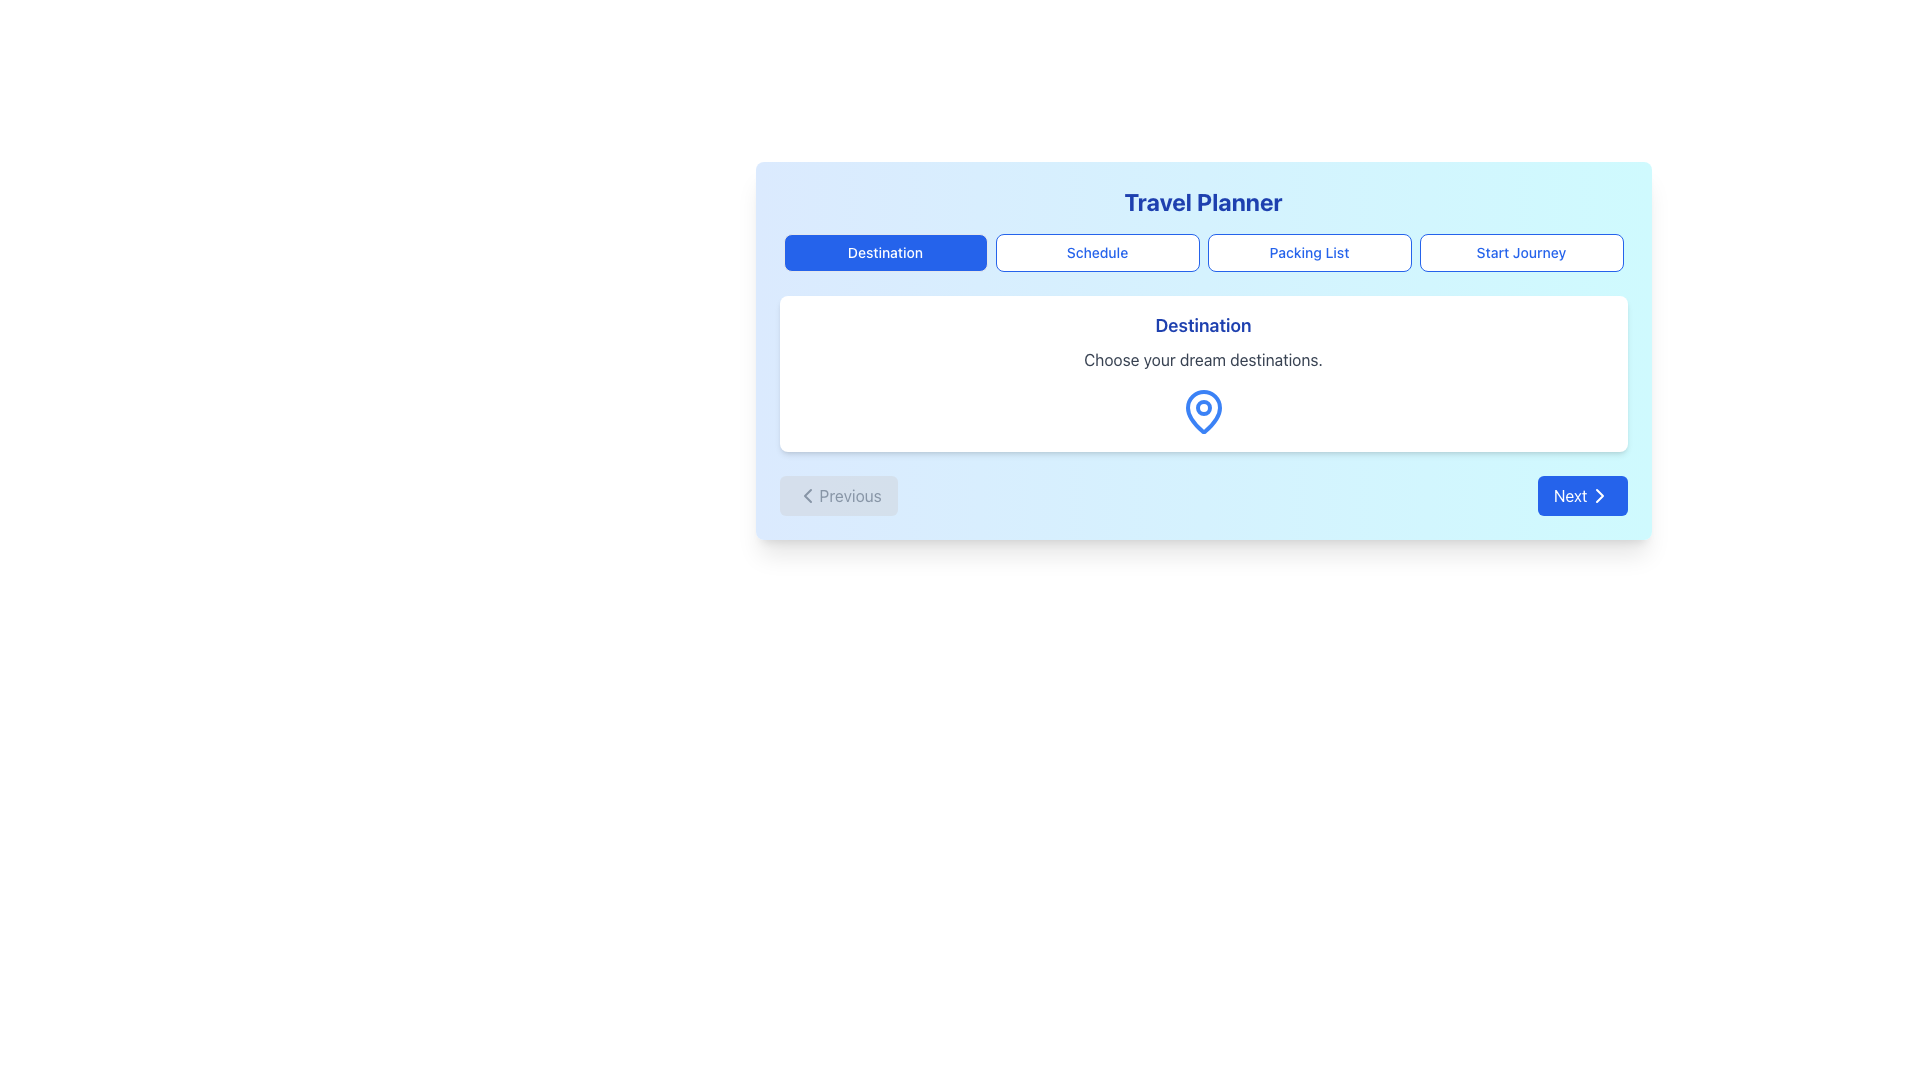 The height and width of the screenshot is (1080, 1920). I want to click on the 'Schedule' button in the blue-themed 'Travel Planner' interface, so click(1096, 252).